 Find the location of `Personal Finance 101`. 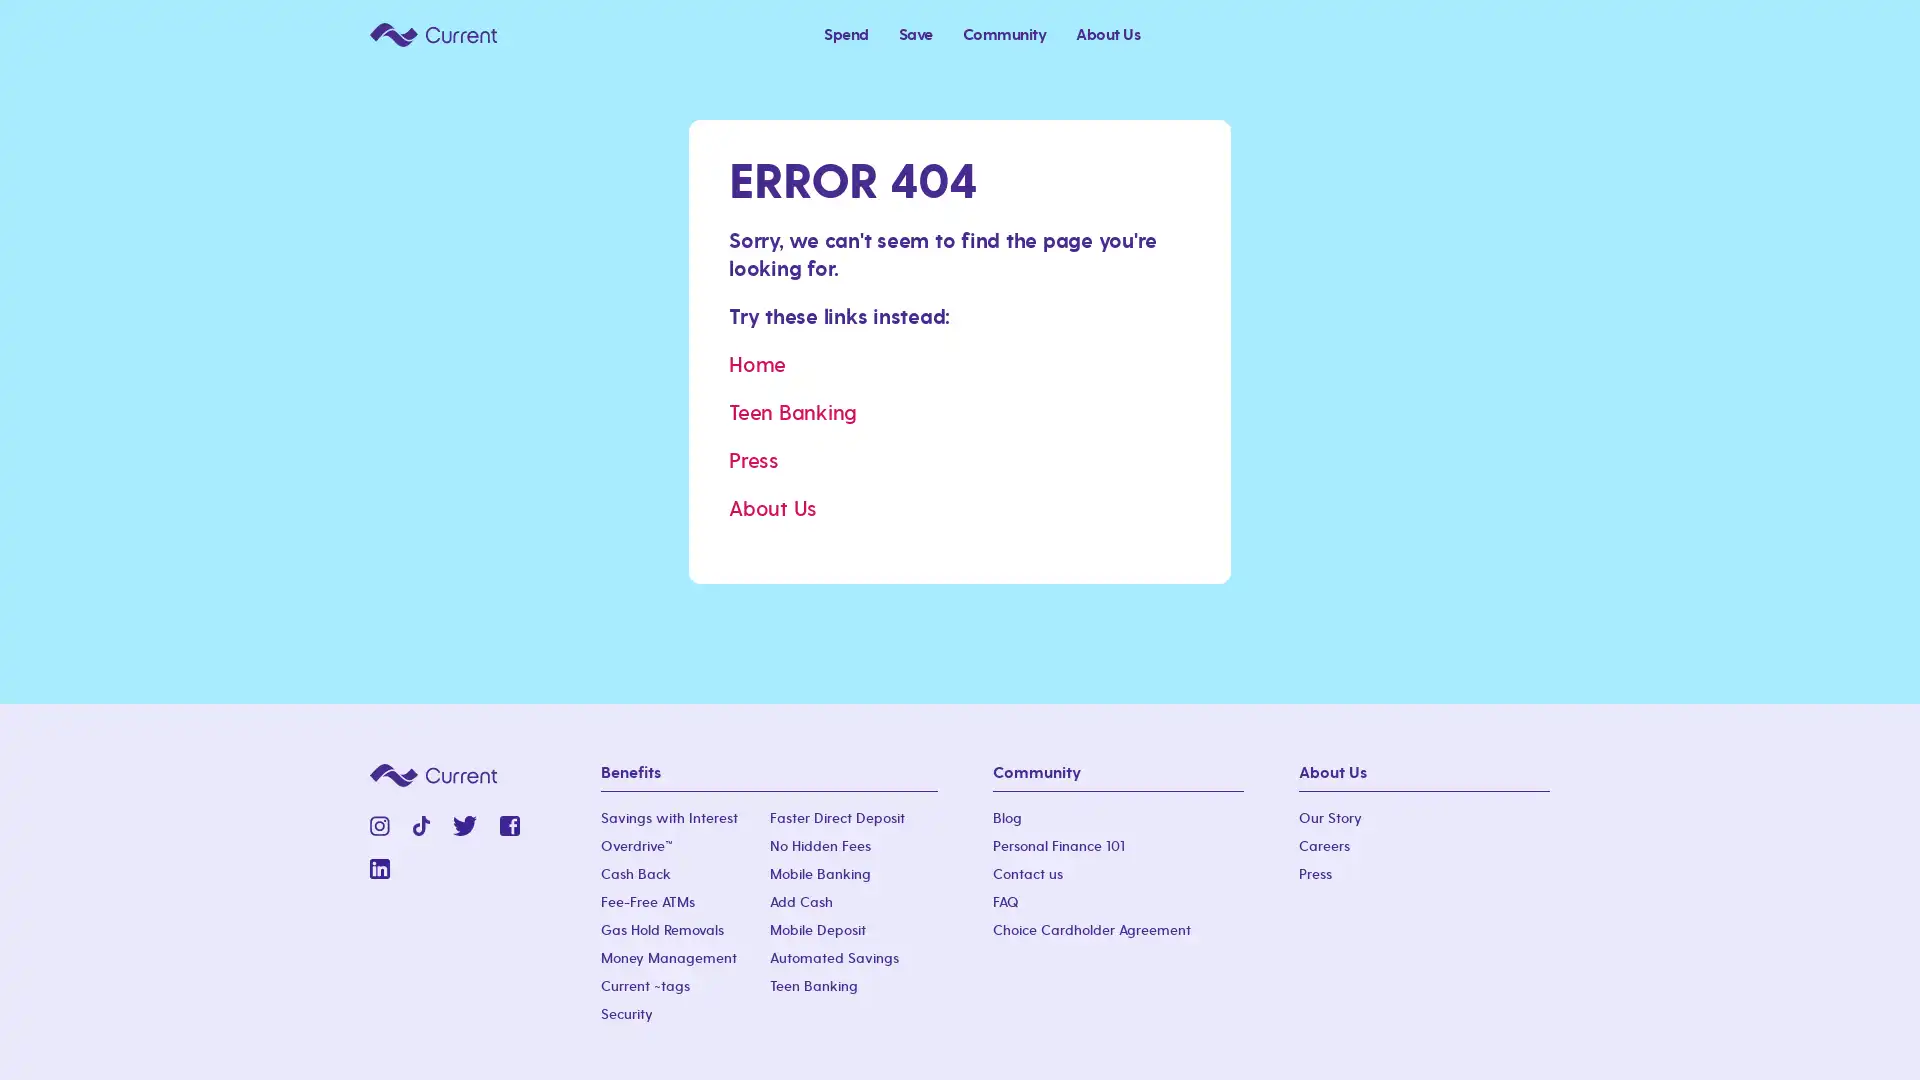

Personal Finance 101 is located at coordinates (1058, 847).